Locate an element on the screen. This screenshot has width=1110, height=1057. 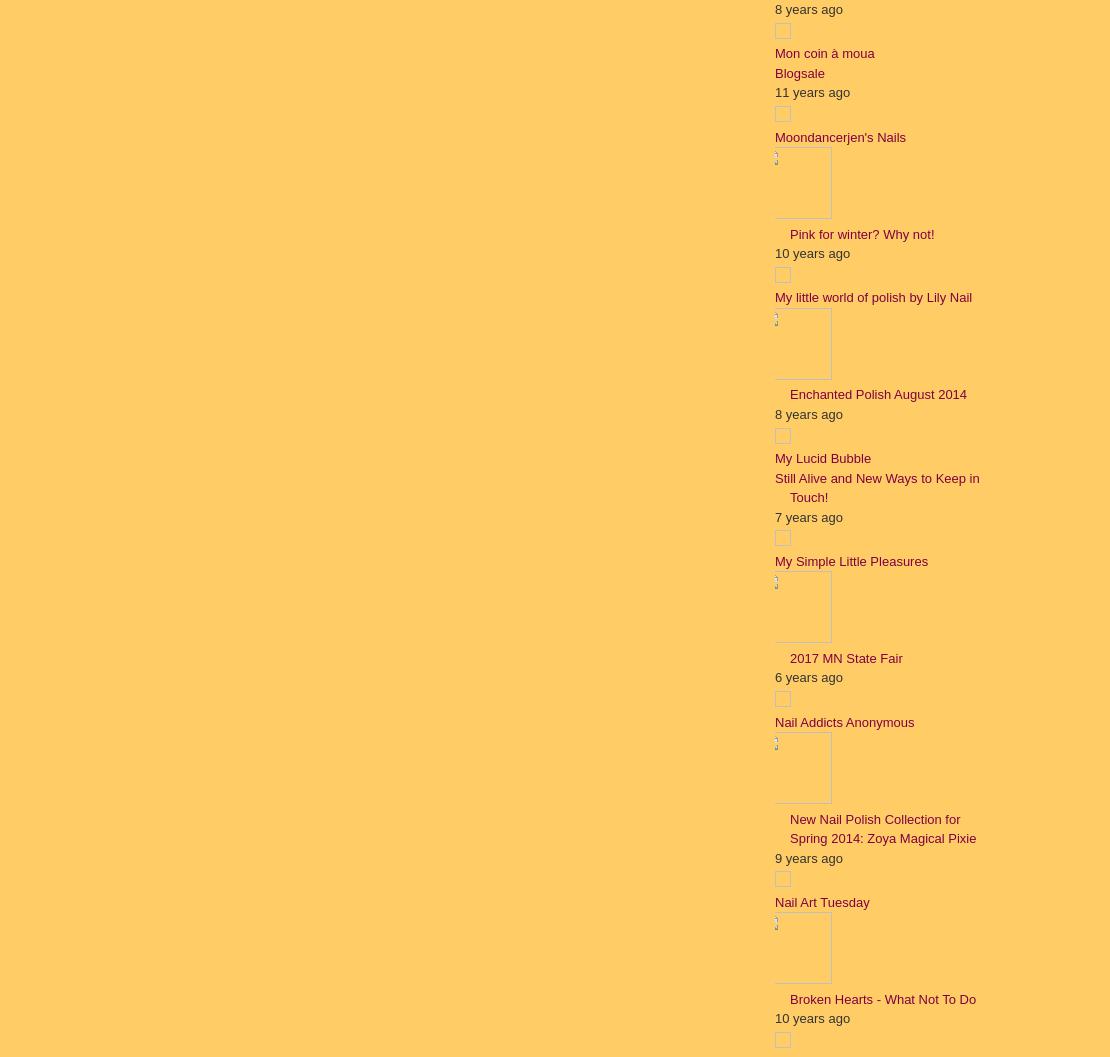
'9 years ago' is located at coordinates (808, 856).